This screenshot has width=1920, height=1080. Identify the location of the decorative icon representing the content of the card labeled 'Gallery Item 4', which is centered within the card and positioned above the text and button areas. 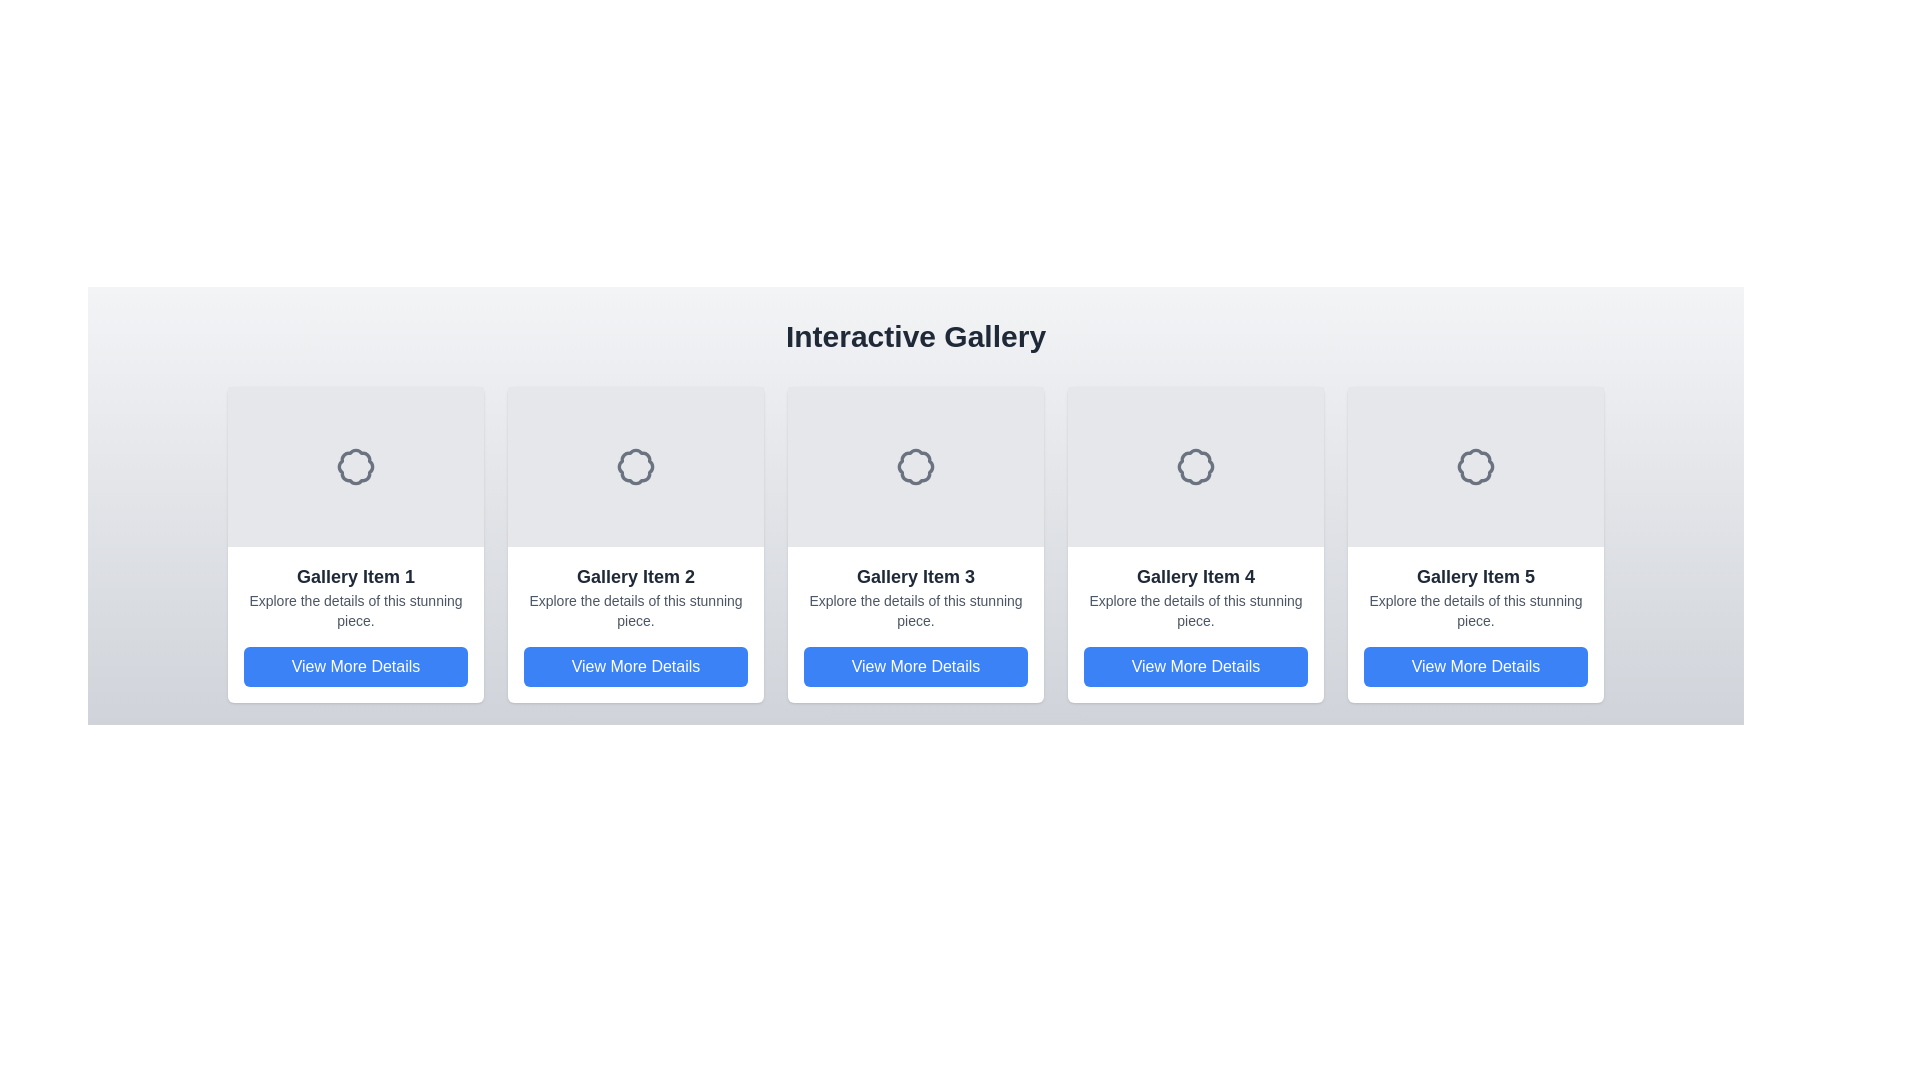
(1195, 466).